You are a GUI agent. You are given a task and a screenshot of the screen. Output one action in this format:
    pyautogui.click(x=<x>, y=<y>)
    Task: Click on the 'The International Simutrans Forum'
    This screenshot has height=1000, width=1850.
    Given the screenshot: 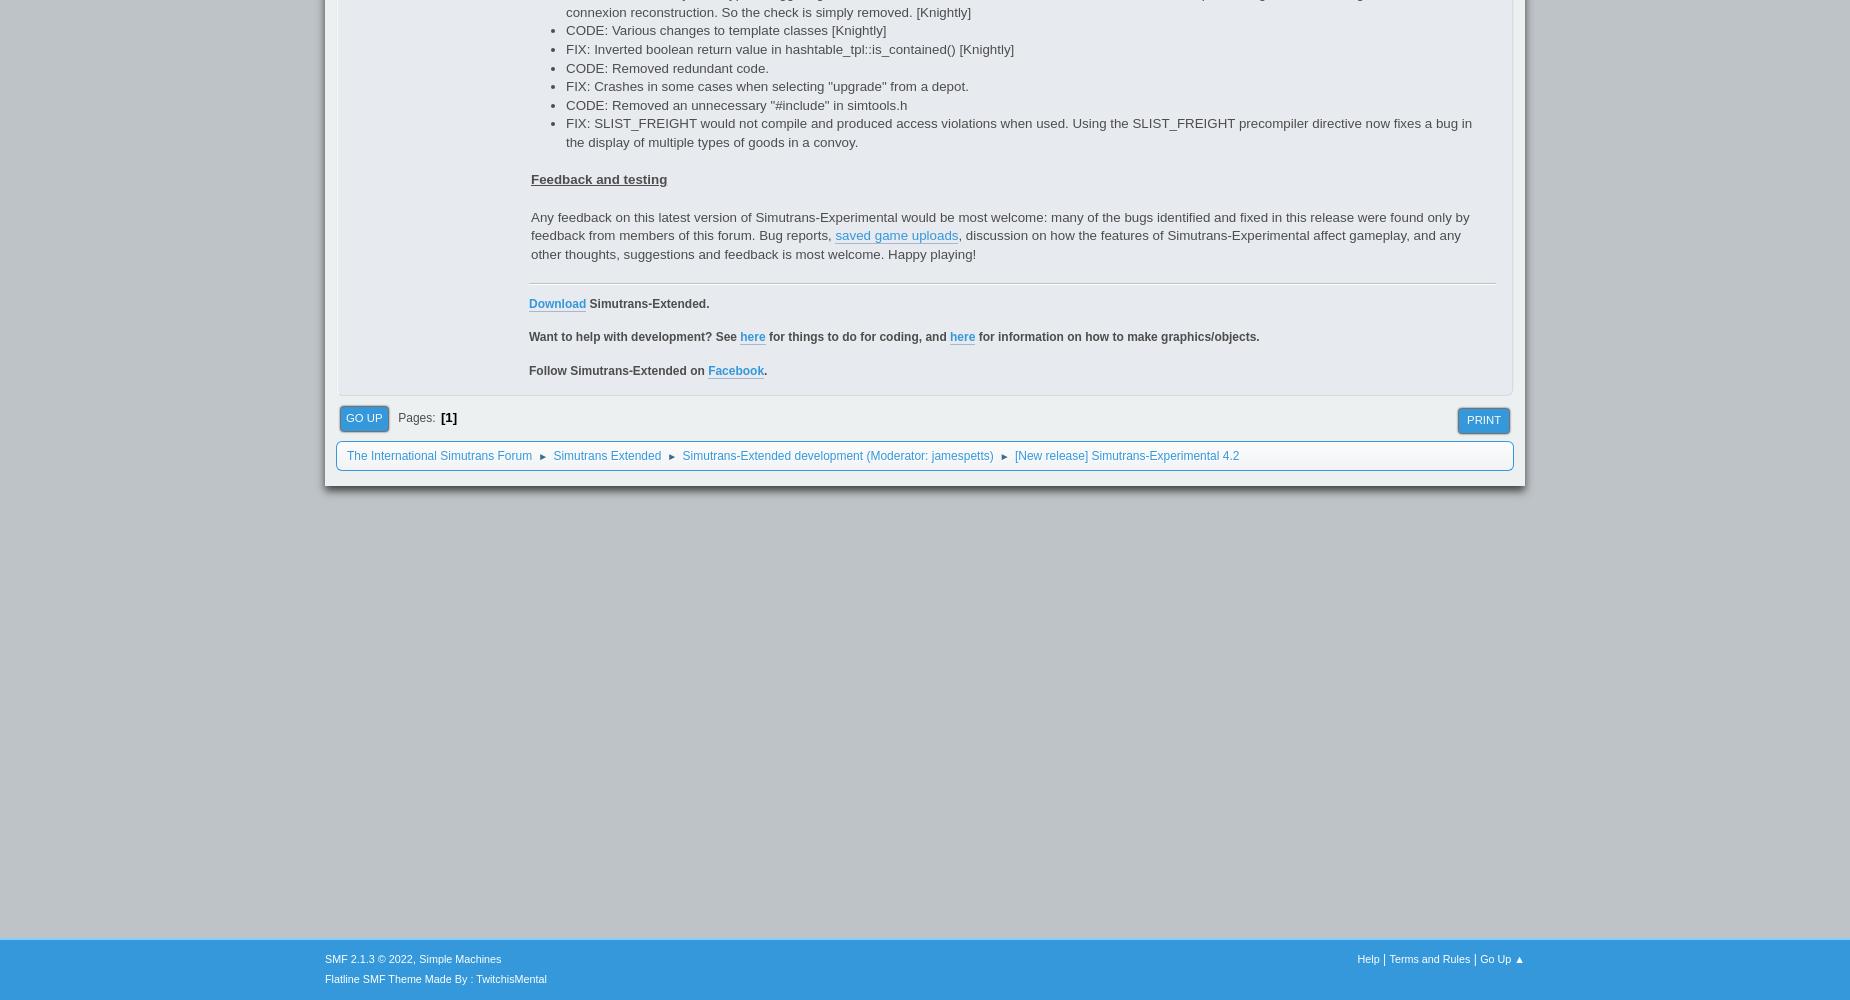 What is the action you would take?
    pyautogui.click(x=438, y=454)
    